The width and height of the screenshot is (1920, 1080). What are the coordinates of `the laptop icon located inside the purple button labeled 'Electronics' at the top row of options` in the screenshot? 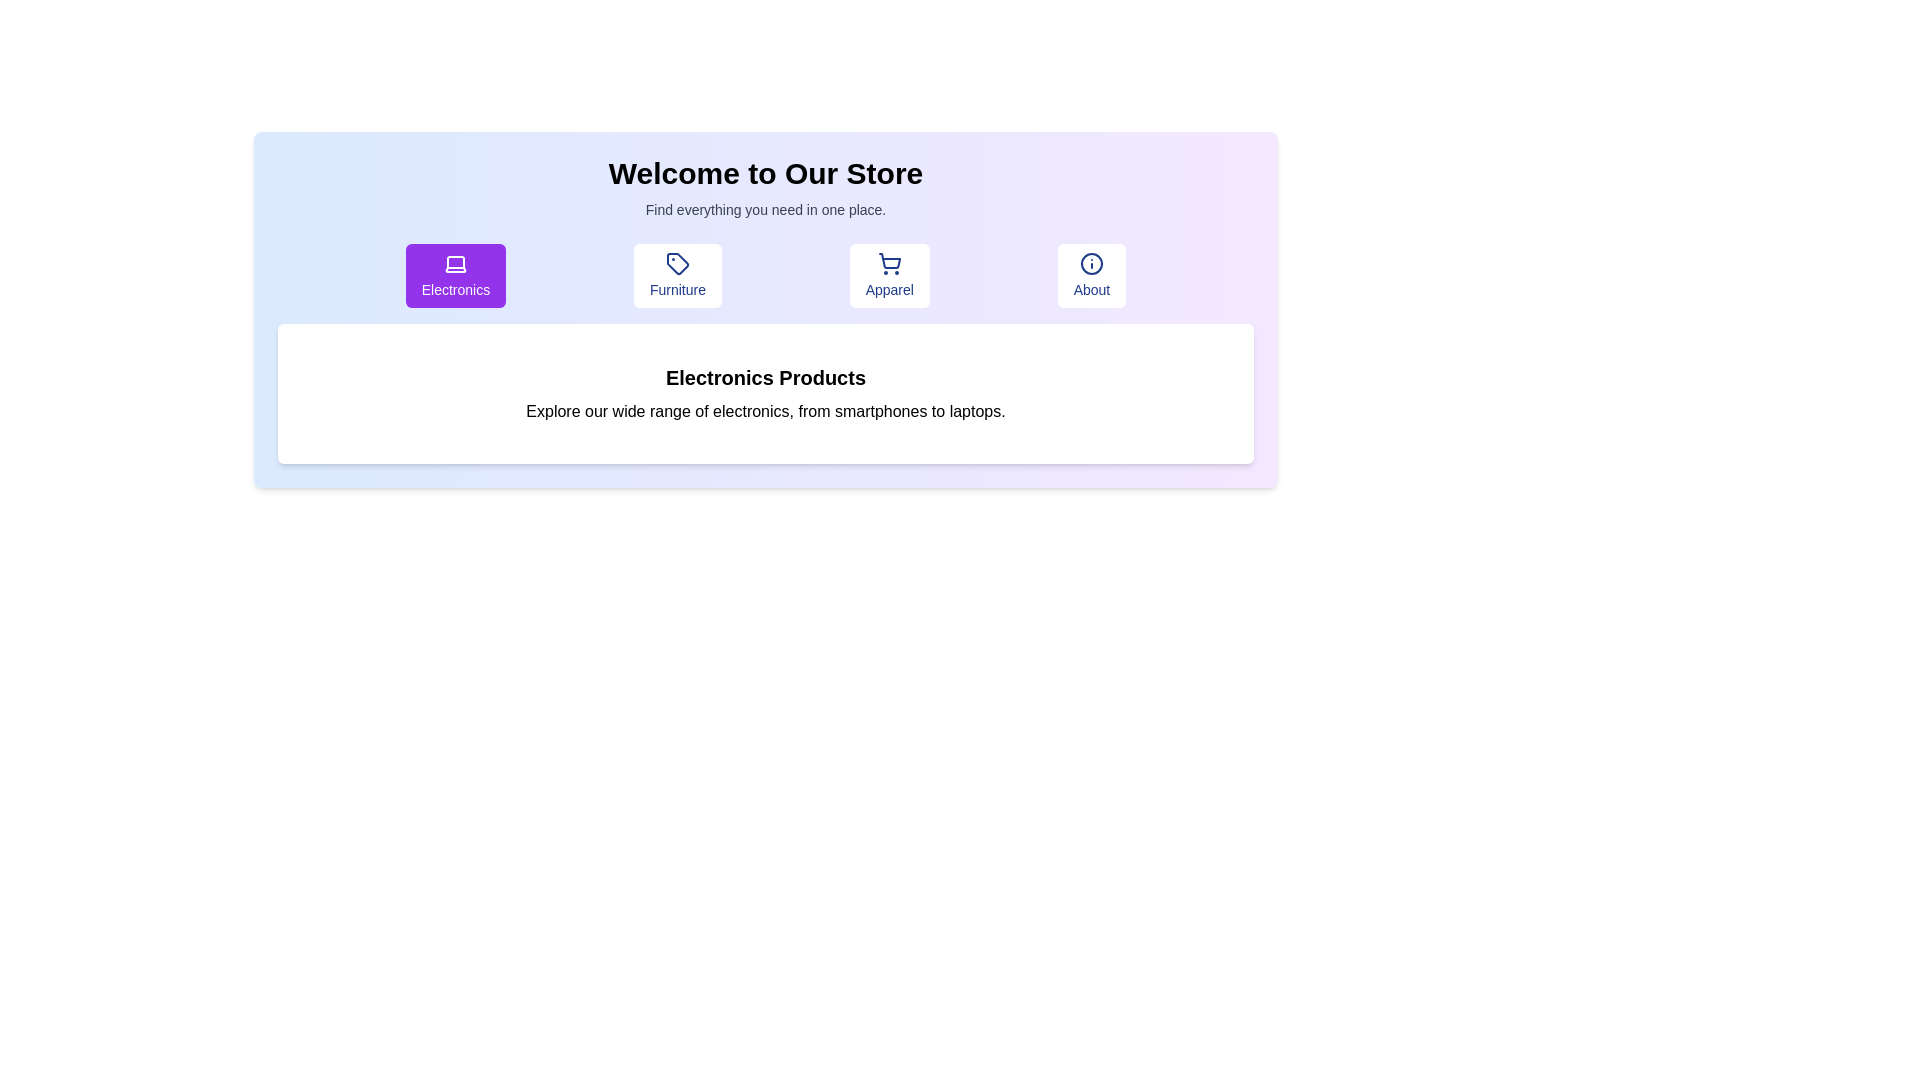 It's located at (455, 262).